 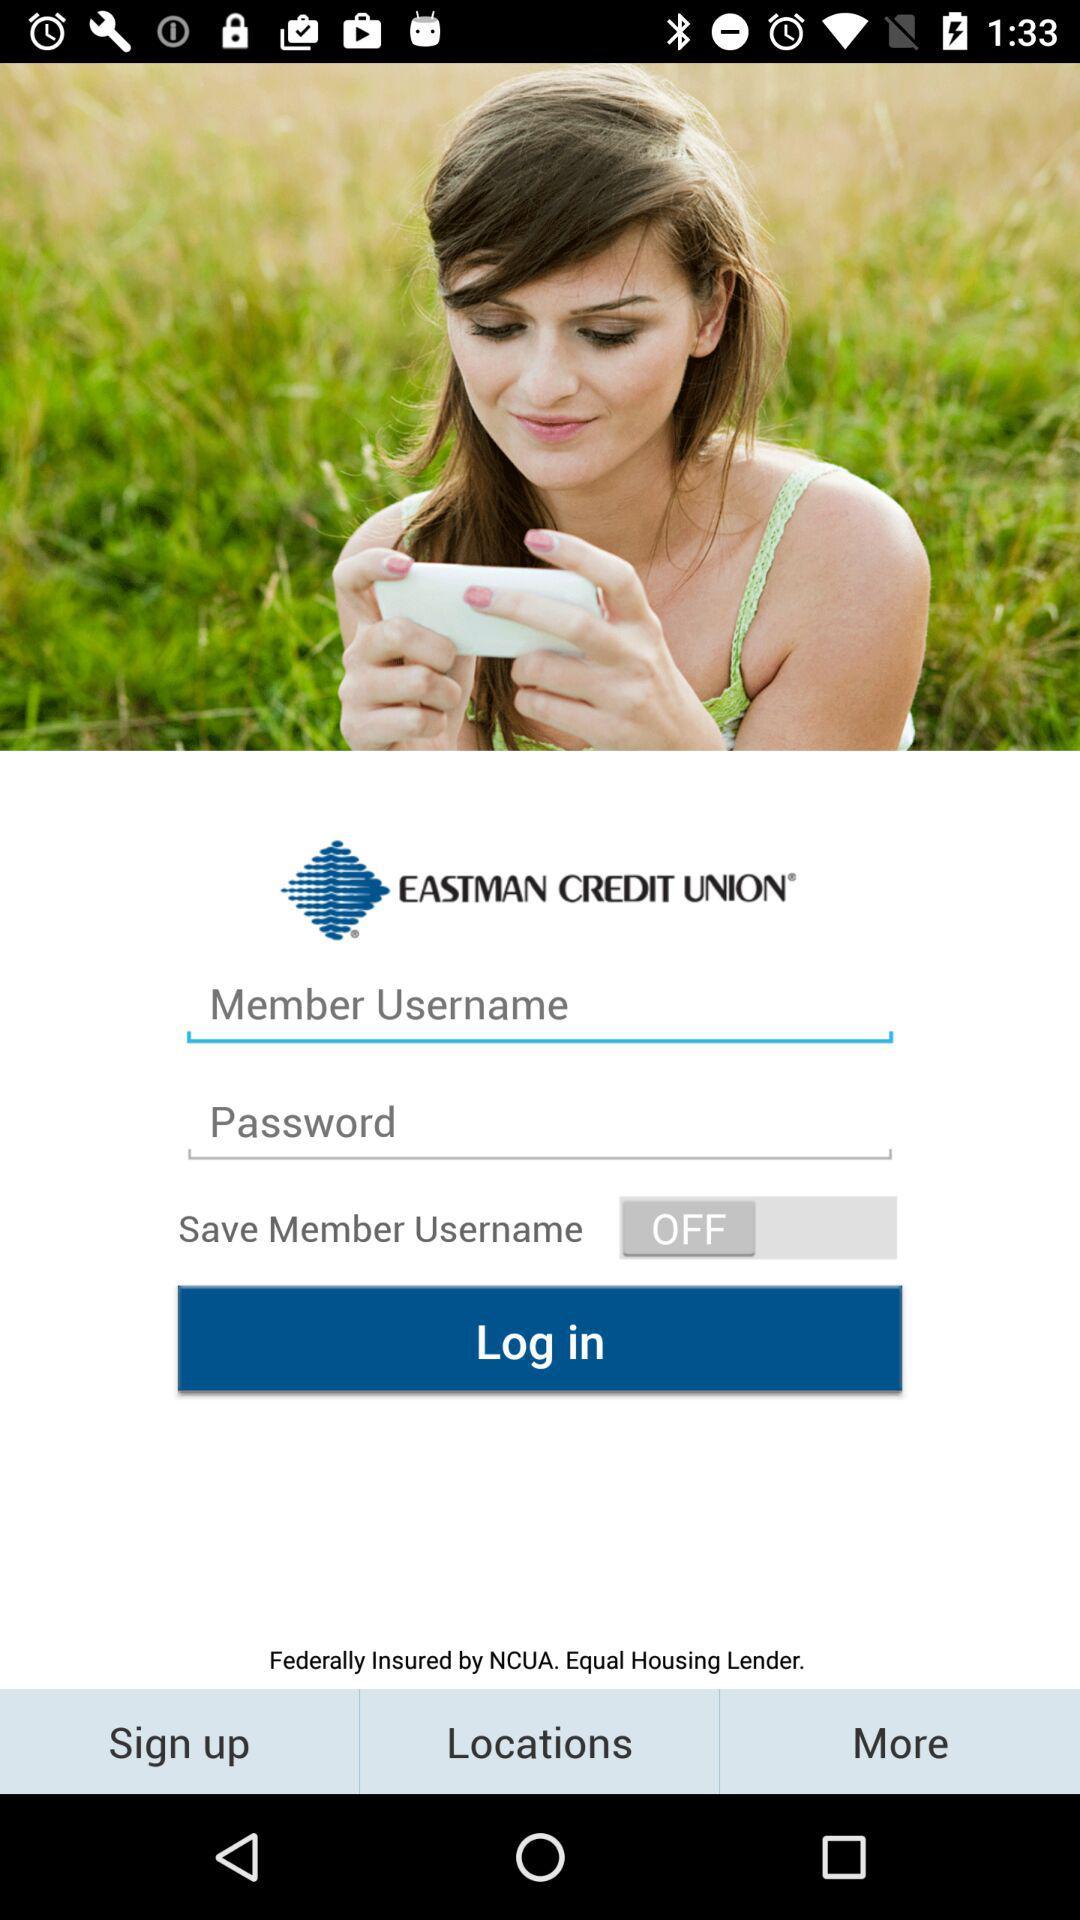 I want to click on the icon next to the sign up, so click(x=538, y=1740).